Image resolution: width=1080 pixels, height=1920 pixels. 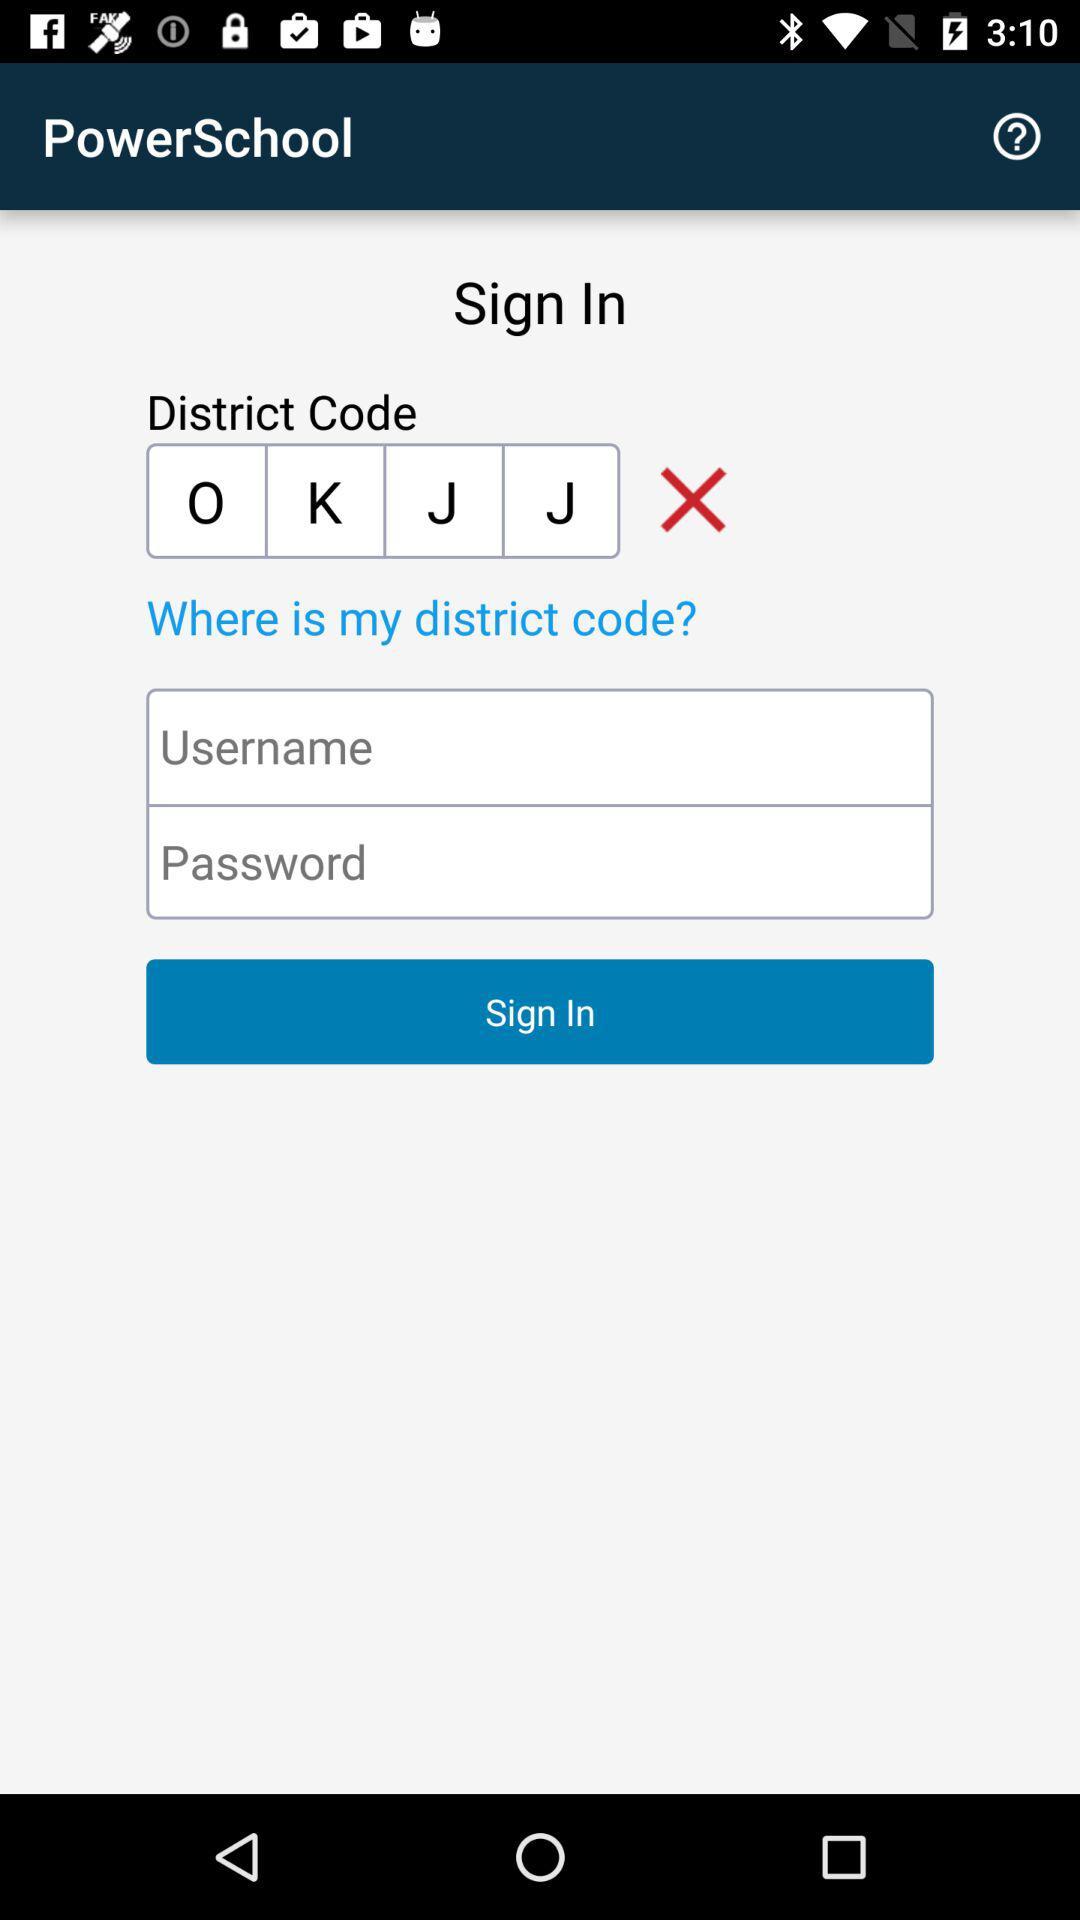 I want to click on password entry, so click(x=540, y=861).